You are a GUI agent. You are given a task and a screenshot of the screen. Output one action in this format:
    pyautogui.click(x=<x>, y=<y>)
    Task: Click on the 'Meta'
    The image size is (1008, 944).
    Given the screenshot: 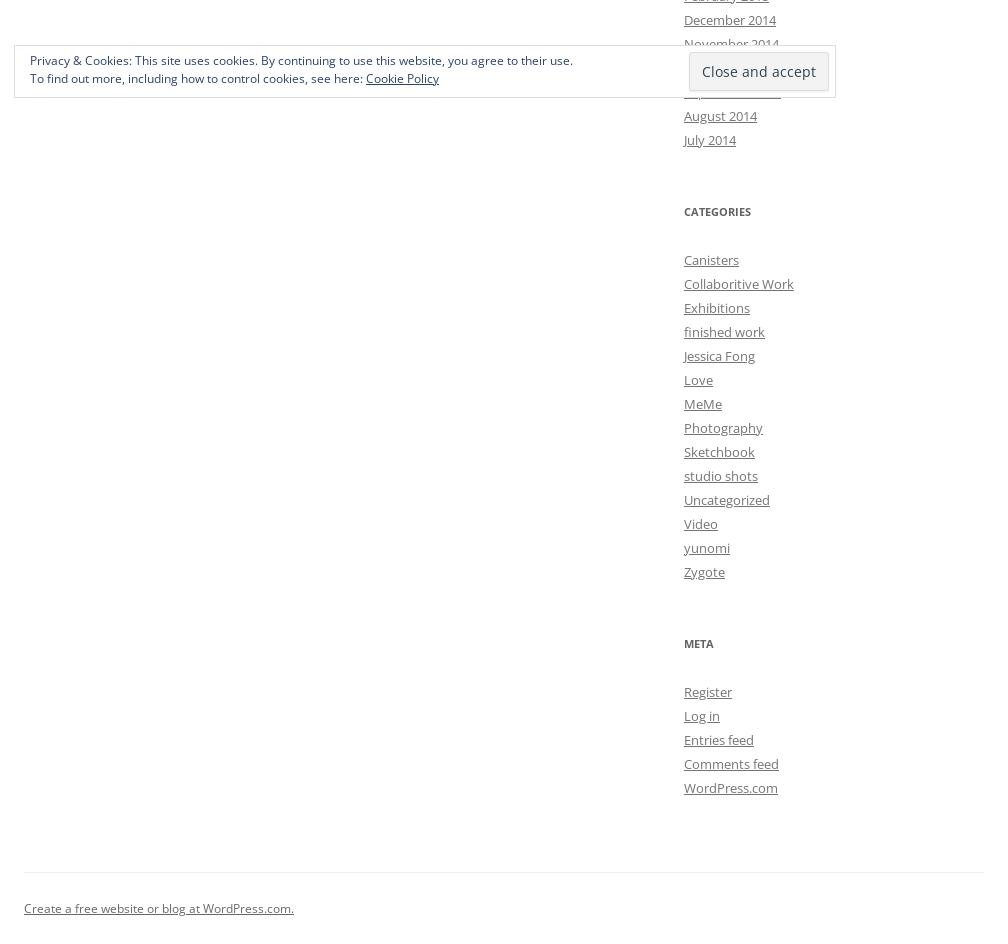 What is the action you would take?
    pyautogui.click(x=699, y=642)
    